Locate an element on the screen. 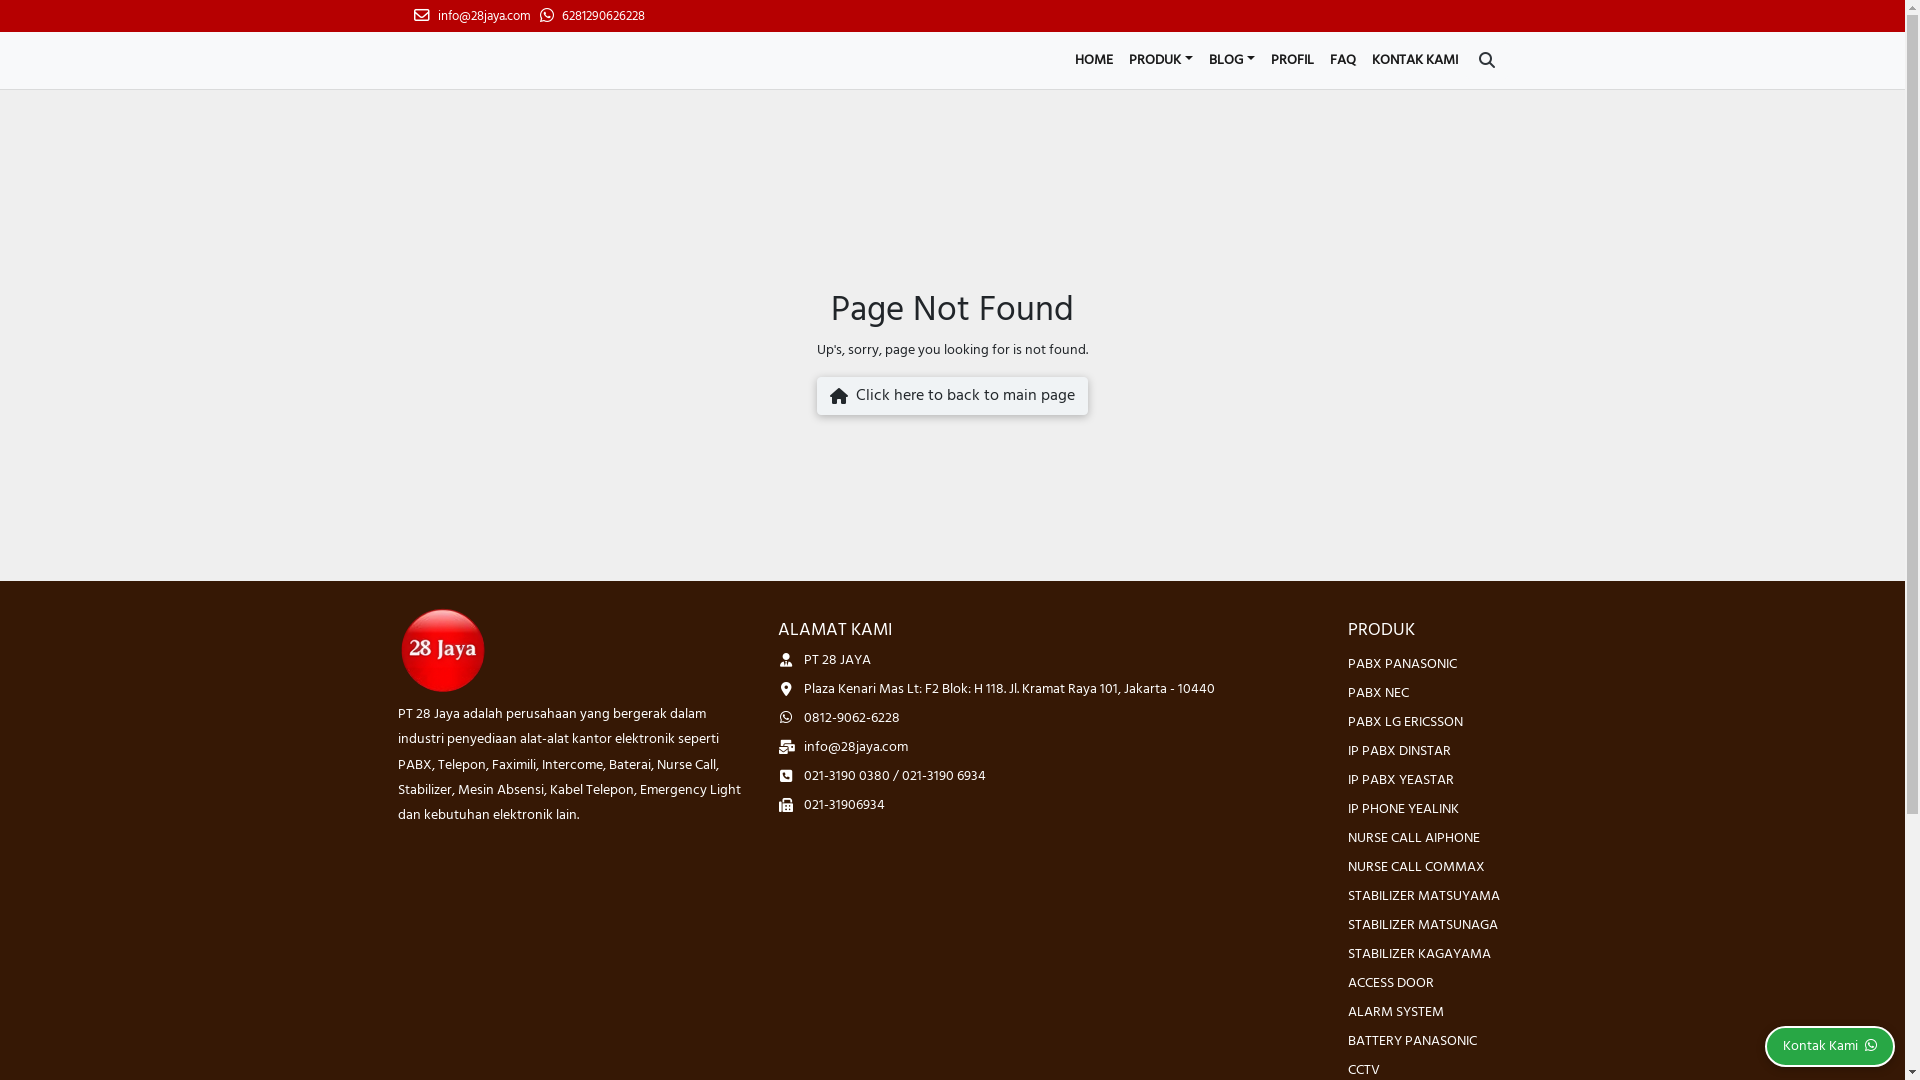  'STABILIZER MATSUNAGA' is located at coordinates (1421, 925).